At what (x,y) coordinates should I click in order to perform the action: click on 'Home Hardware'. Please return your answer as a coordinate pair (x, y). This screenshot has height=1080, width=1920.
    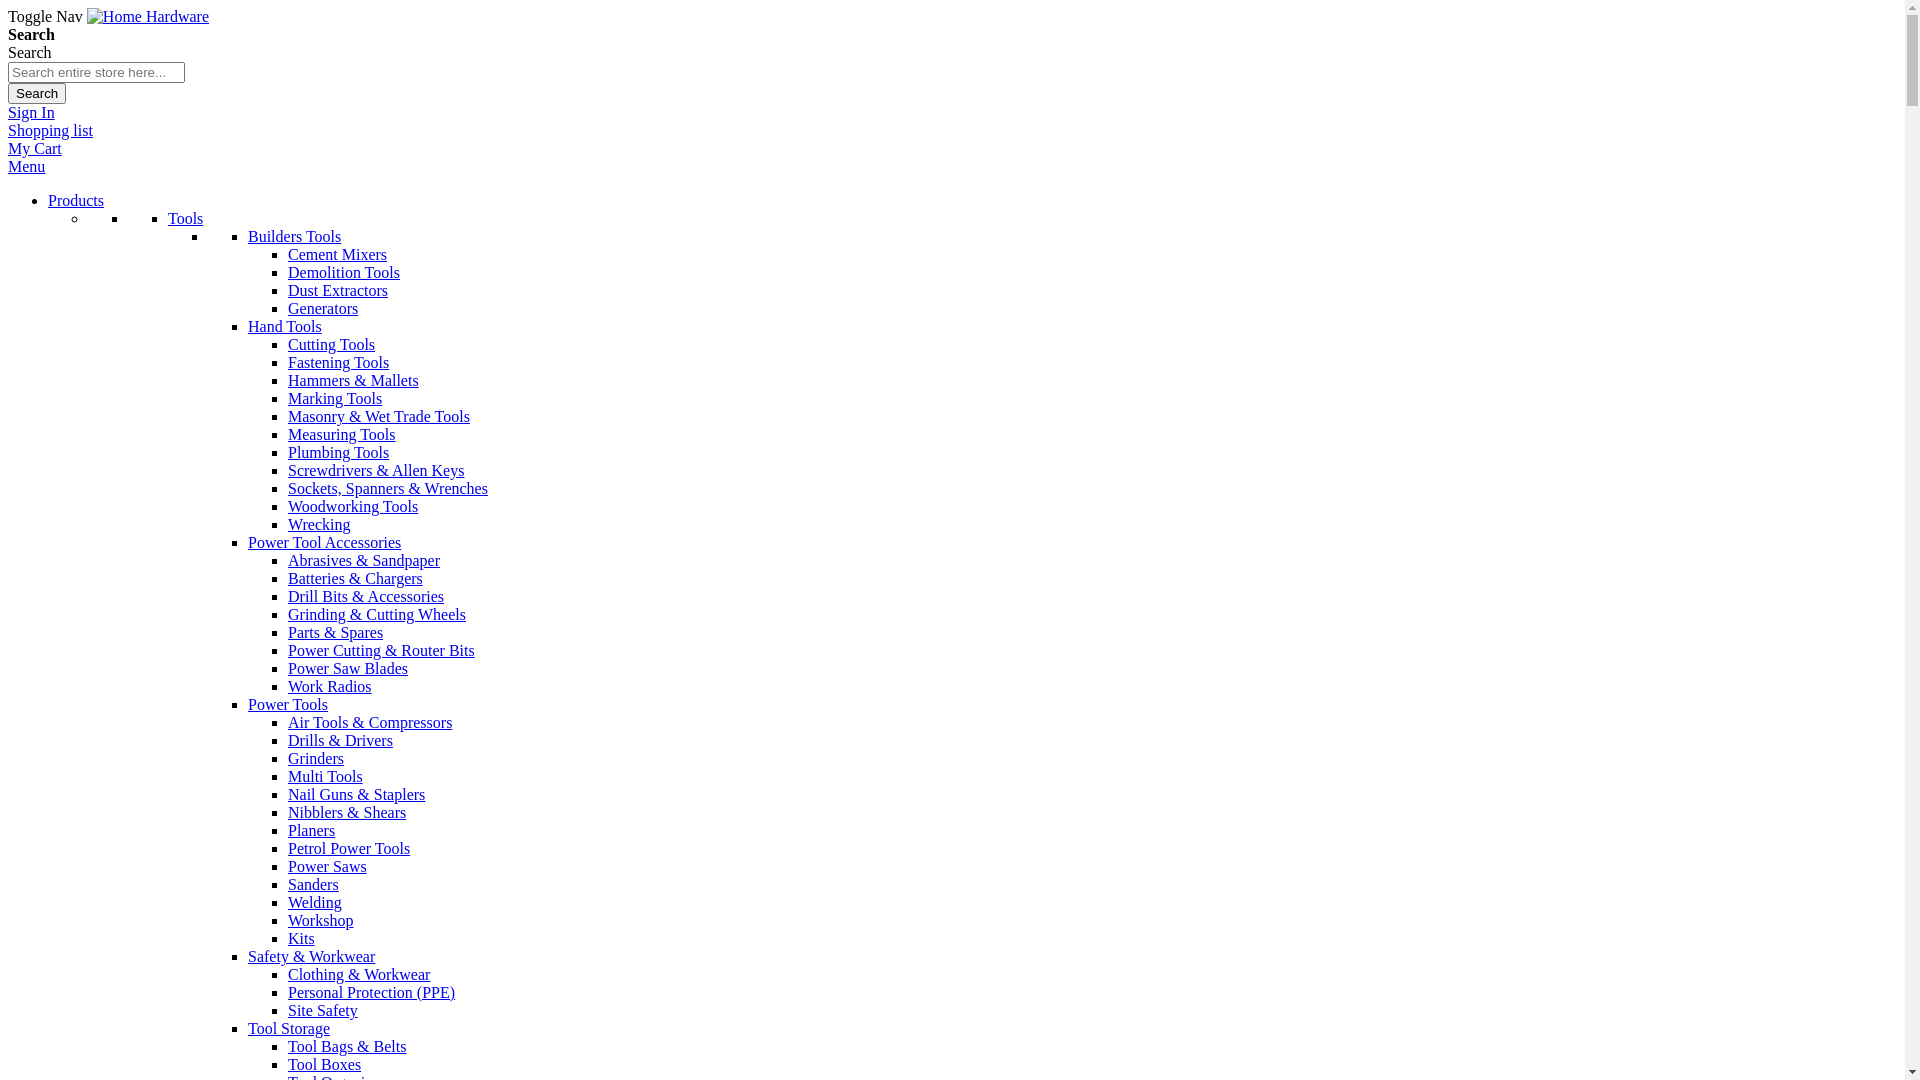
    Looking at the image, I should click on (147, 16).